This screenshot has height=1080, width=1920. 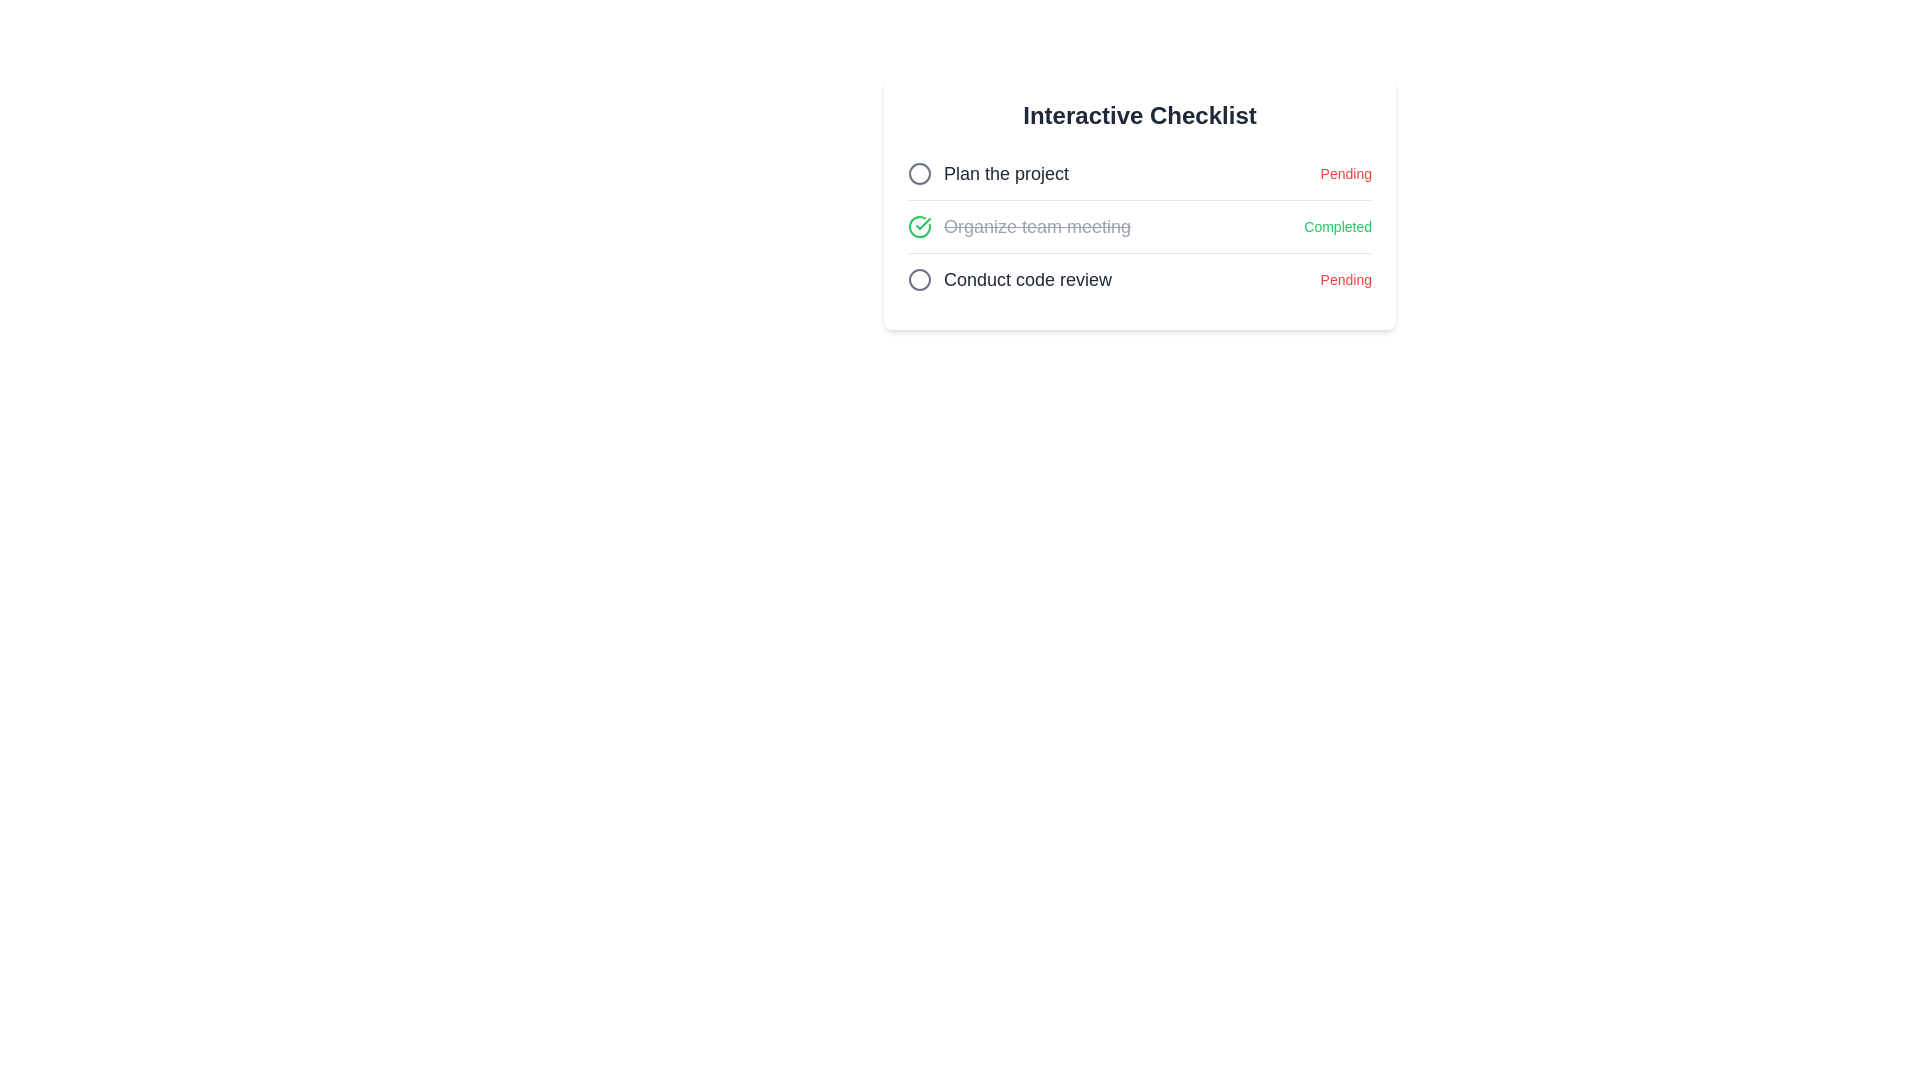 I want to click on the text element that reads 'Plan the project', which is the first item in the checklist located below the header 'Interactive Checklist', so click(x=1006, y=172).